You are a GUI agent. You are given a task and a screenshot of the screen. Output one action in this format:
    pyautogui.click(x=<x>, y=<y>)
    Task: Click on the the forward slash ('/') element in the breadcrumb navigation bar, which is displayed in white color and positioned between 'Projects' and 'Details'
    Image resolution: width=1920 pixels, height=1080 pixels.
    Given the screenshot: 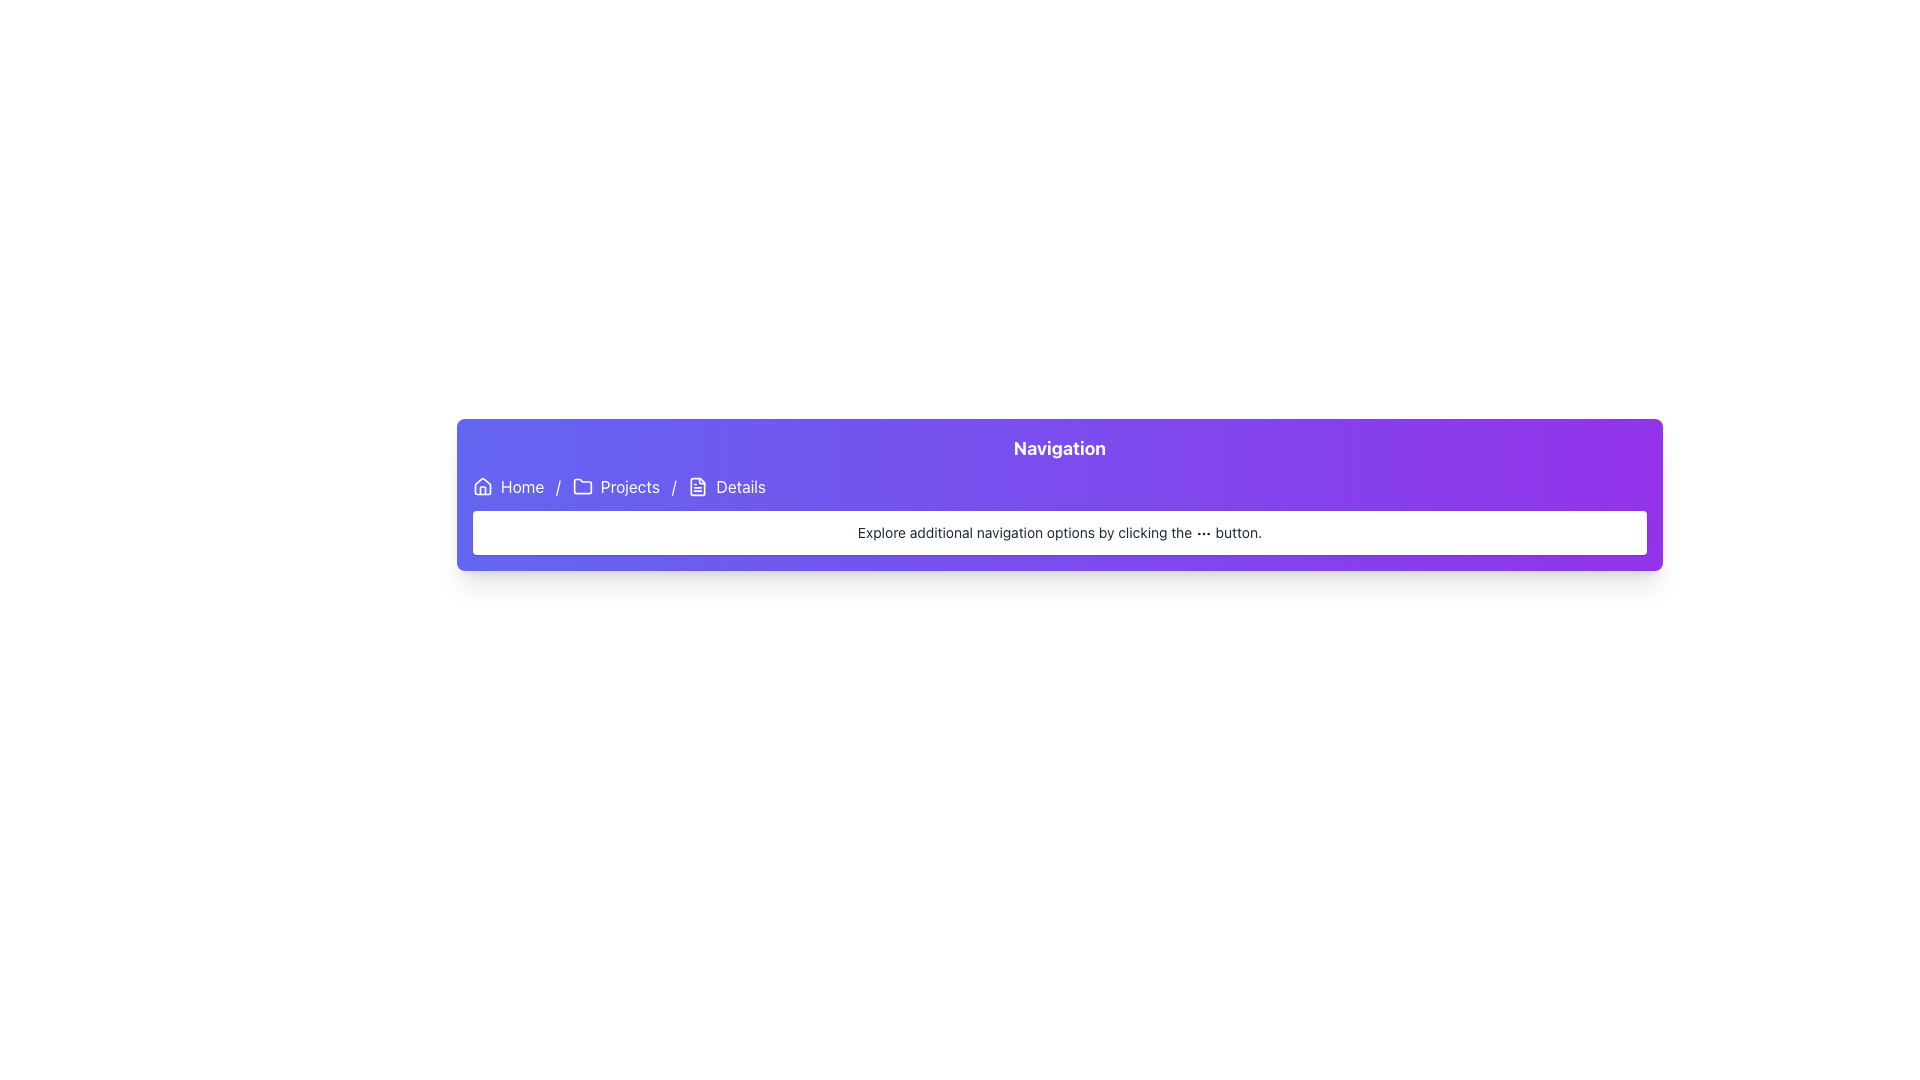 What is the action you would take?
    pyautogui.click(x=558, y=486)
    